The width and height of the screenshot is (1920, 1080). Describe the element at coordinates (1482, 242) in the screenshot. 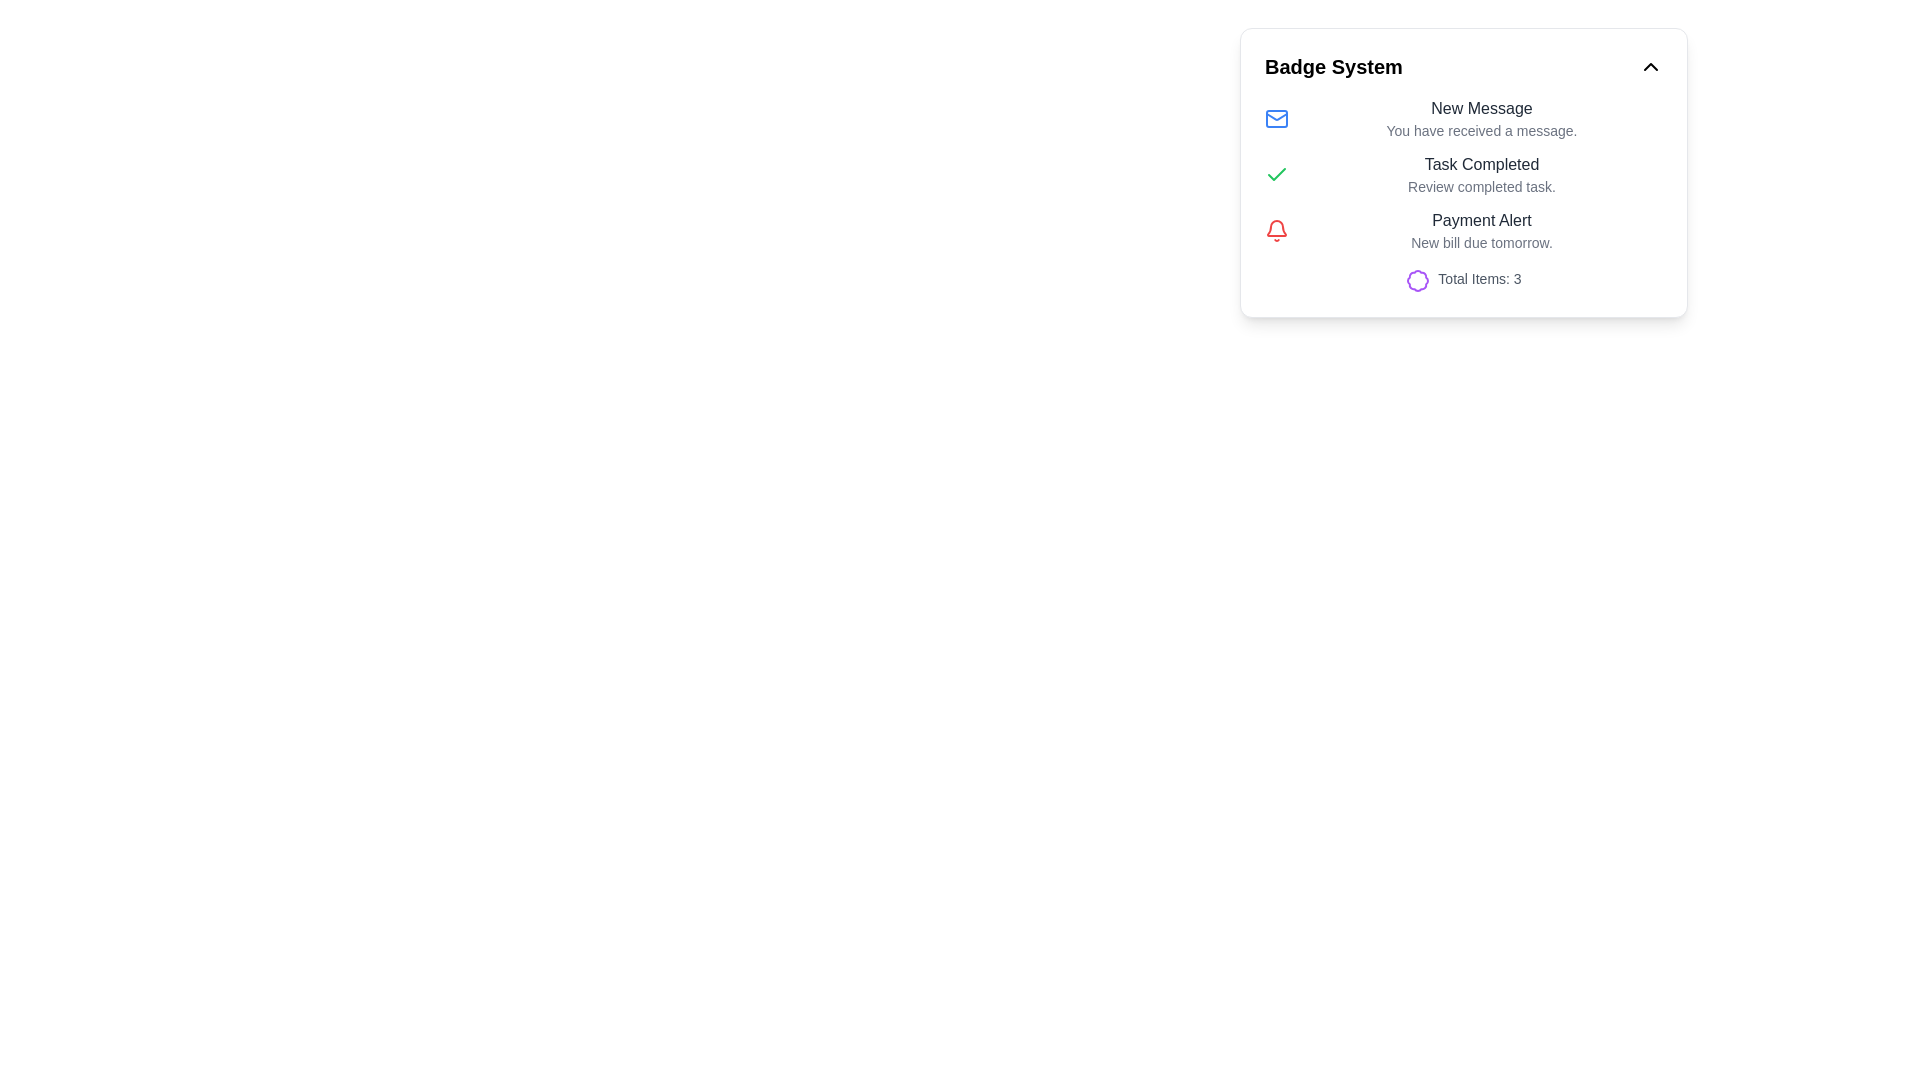

I see `the supplementary information text related to the payment alert, which is centrally aligned below the 'Payment Alert' text` at that location.